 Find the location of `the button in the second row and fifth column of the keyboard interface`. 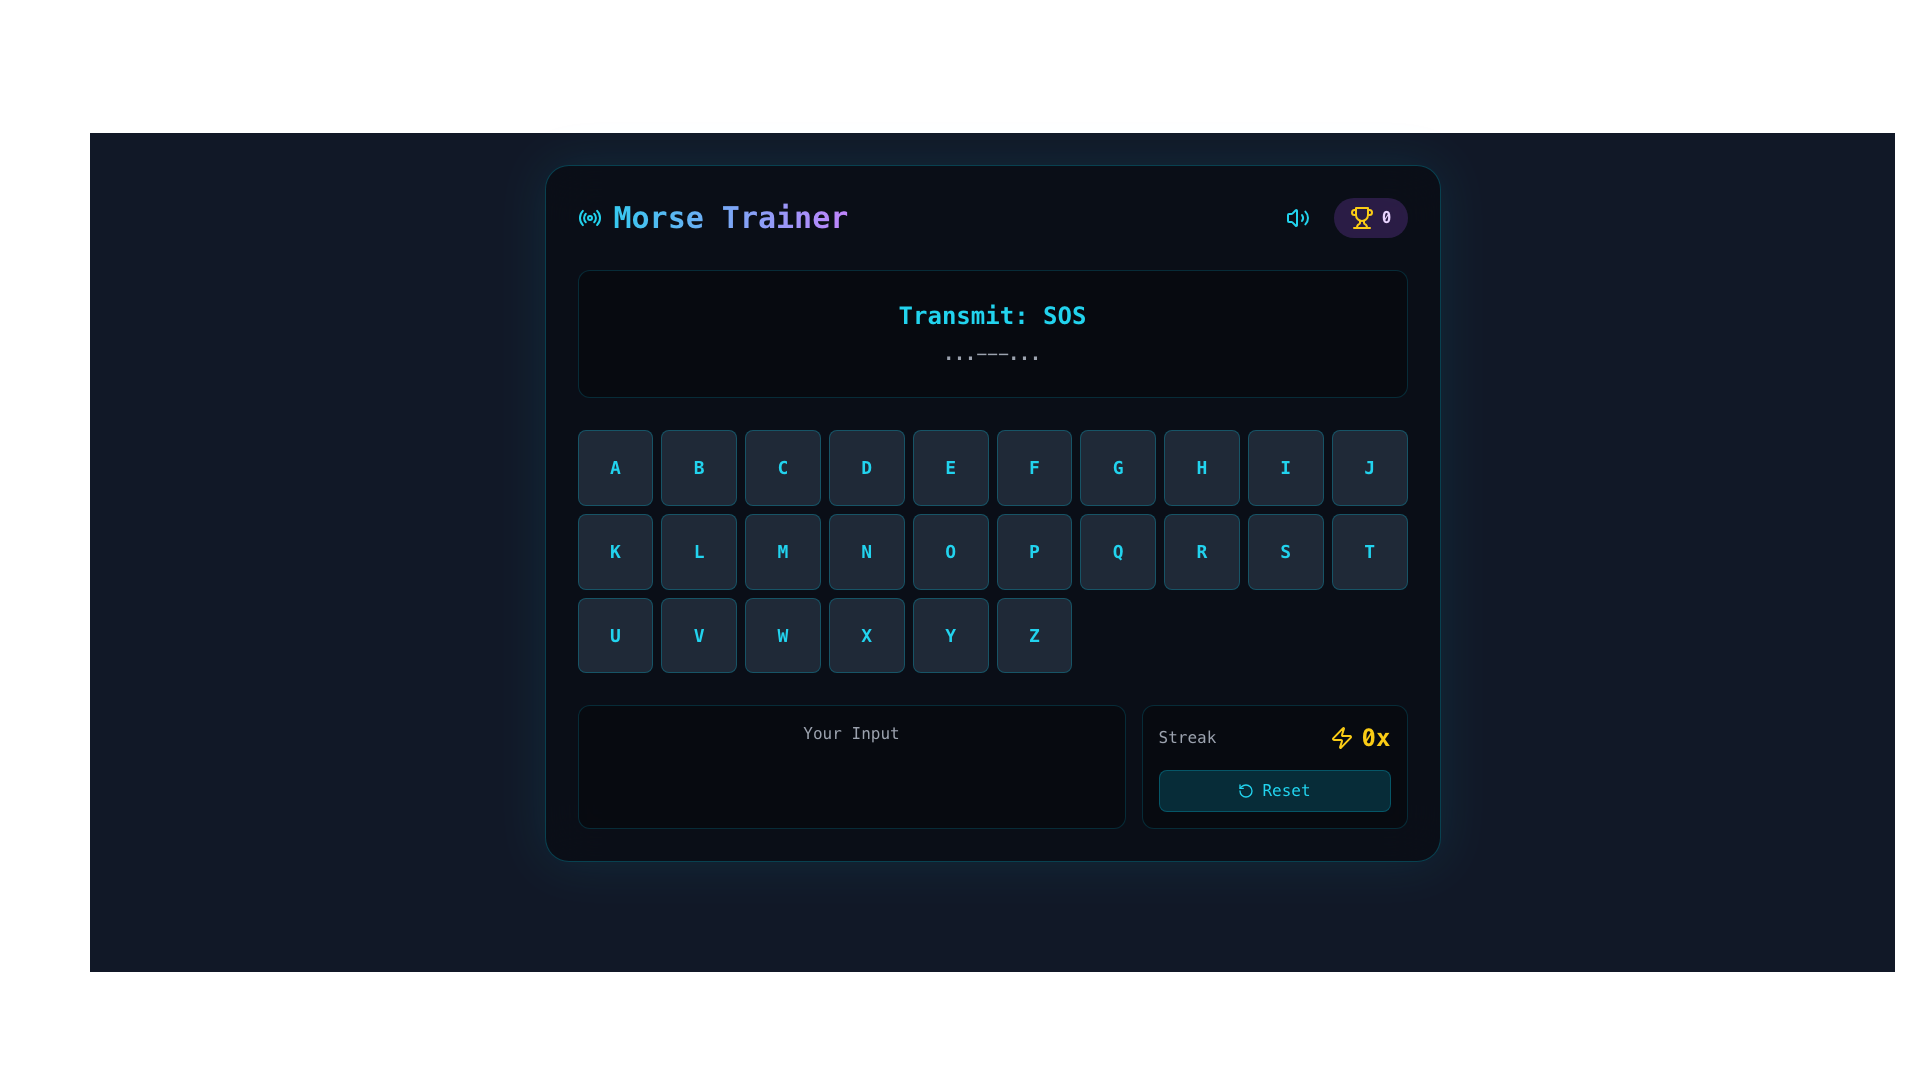

the button in the second row and fifth column of the keyboard interface is located at coordinates (1200, 551).